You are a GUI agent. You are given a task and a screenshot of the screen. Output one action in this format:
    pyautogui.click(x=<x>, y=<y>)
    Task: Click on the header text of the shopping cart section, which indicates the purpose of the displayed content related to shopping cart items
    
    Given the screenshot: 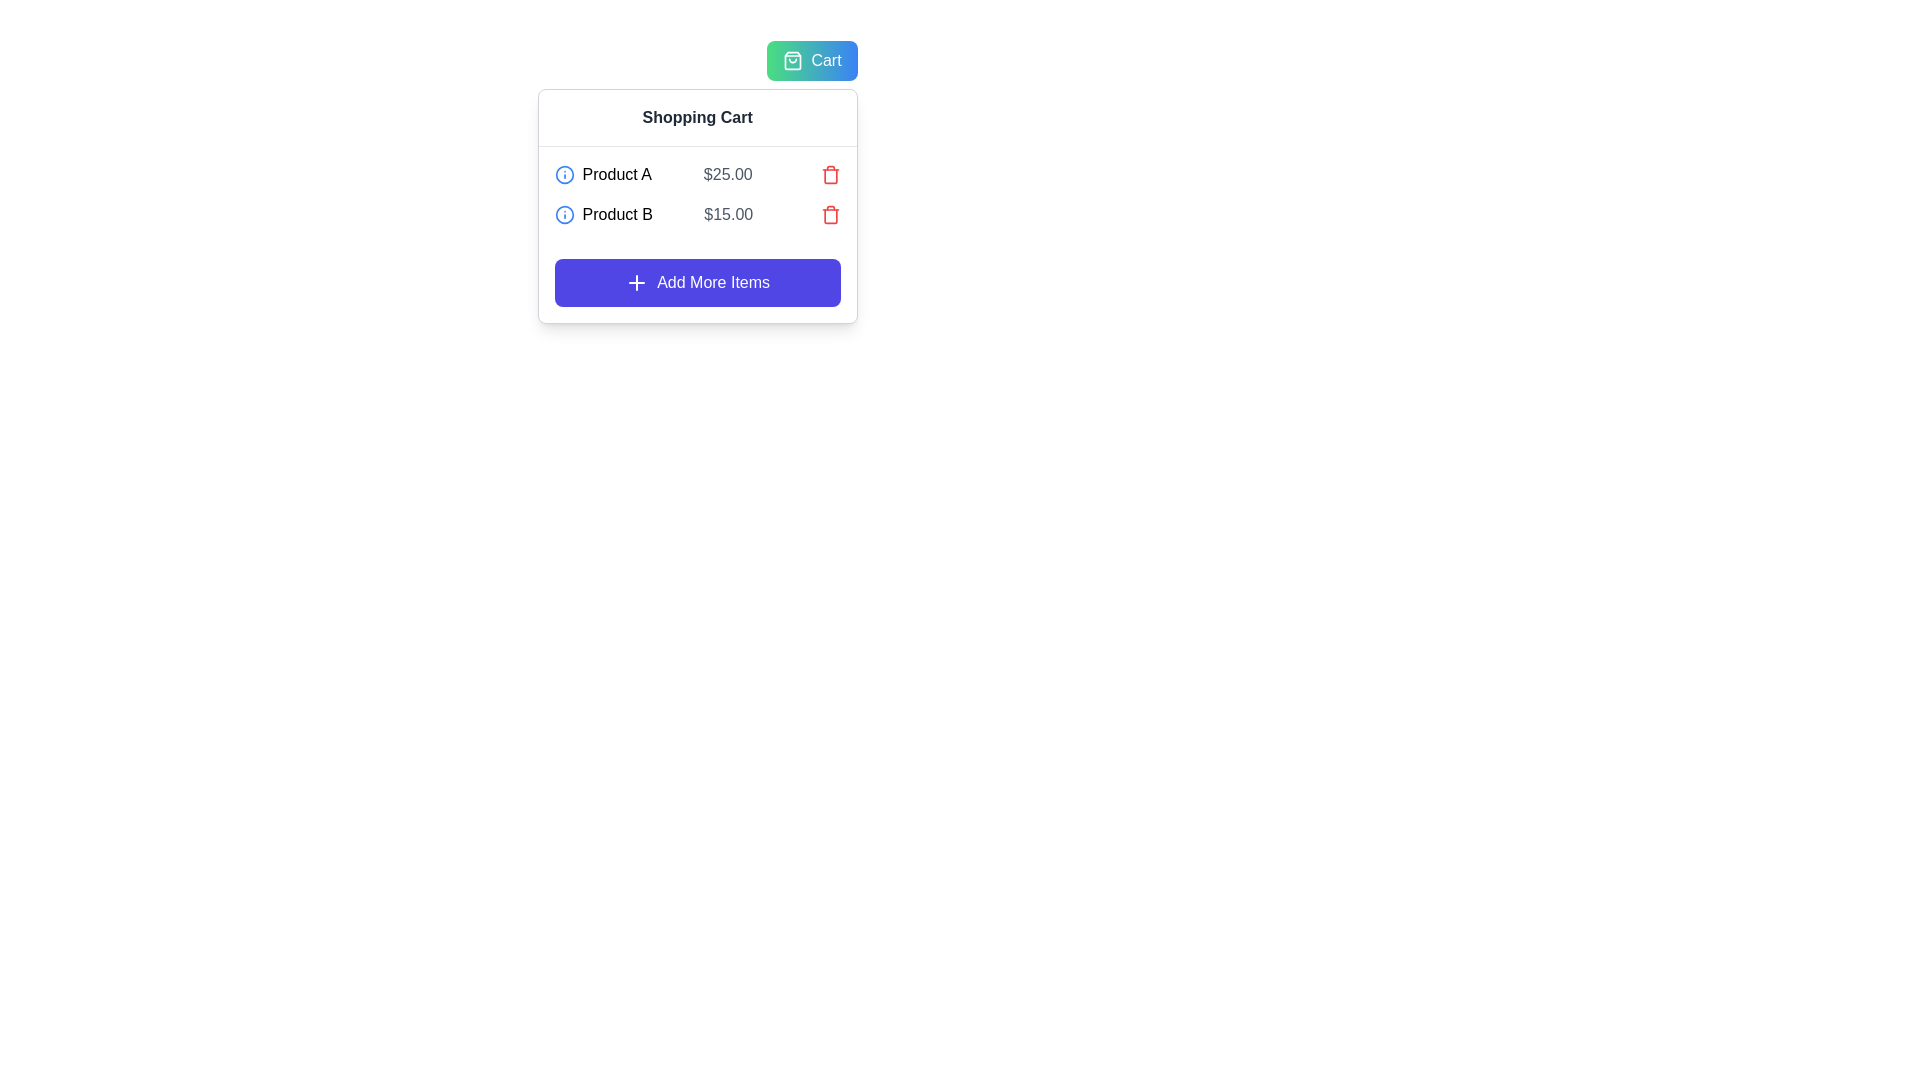 What is the action you would take?
    pyautogui.click(x=697, y=118)
    